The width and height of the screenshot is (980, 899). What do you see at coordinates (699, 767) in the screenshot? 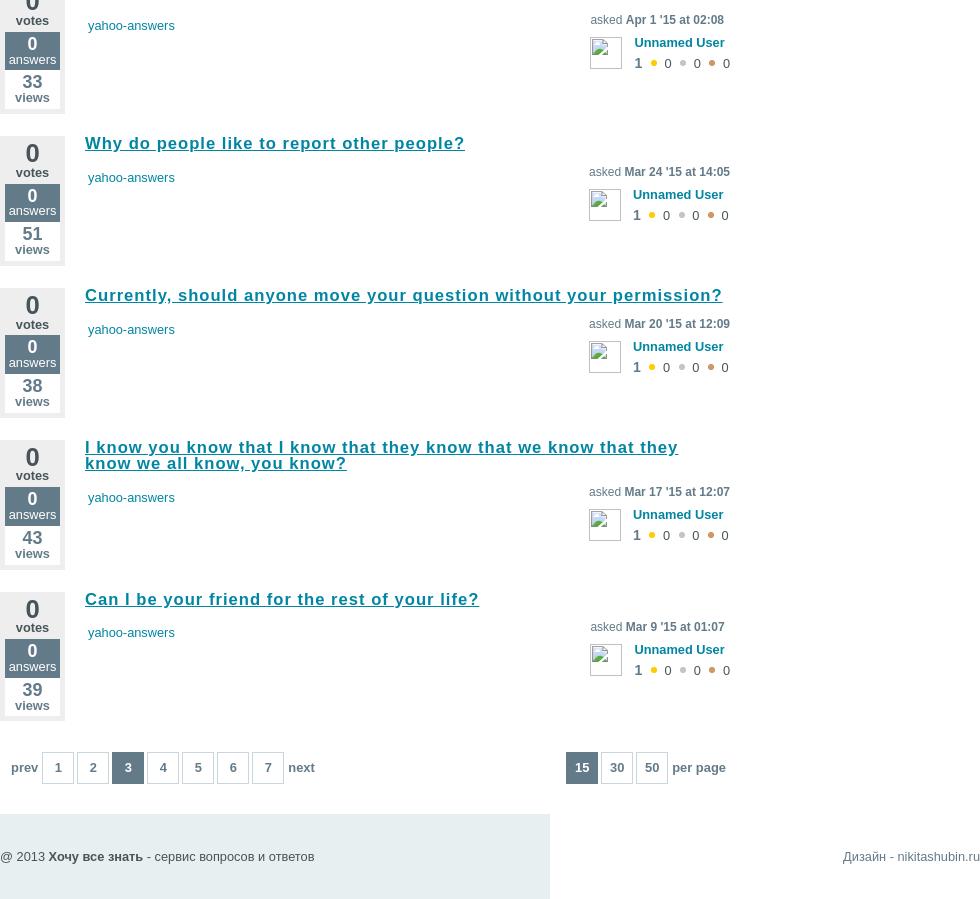
I see `'per page'` at bounding box center [699, 767].